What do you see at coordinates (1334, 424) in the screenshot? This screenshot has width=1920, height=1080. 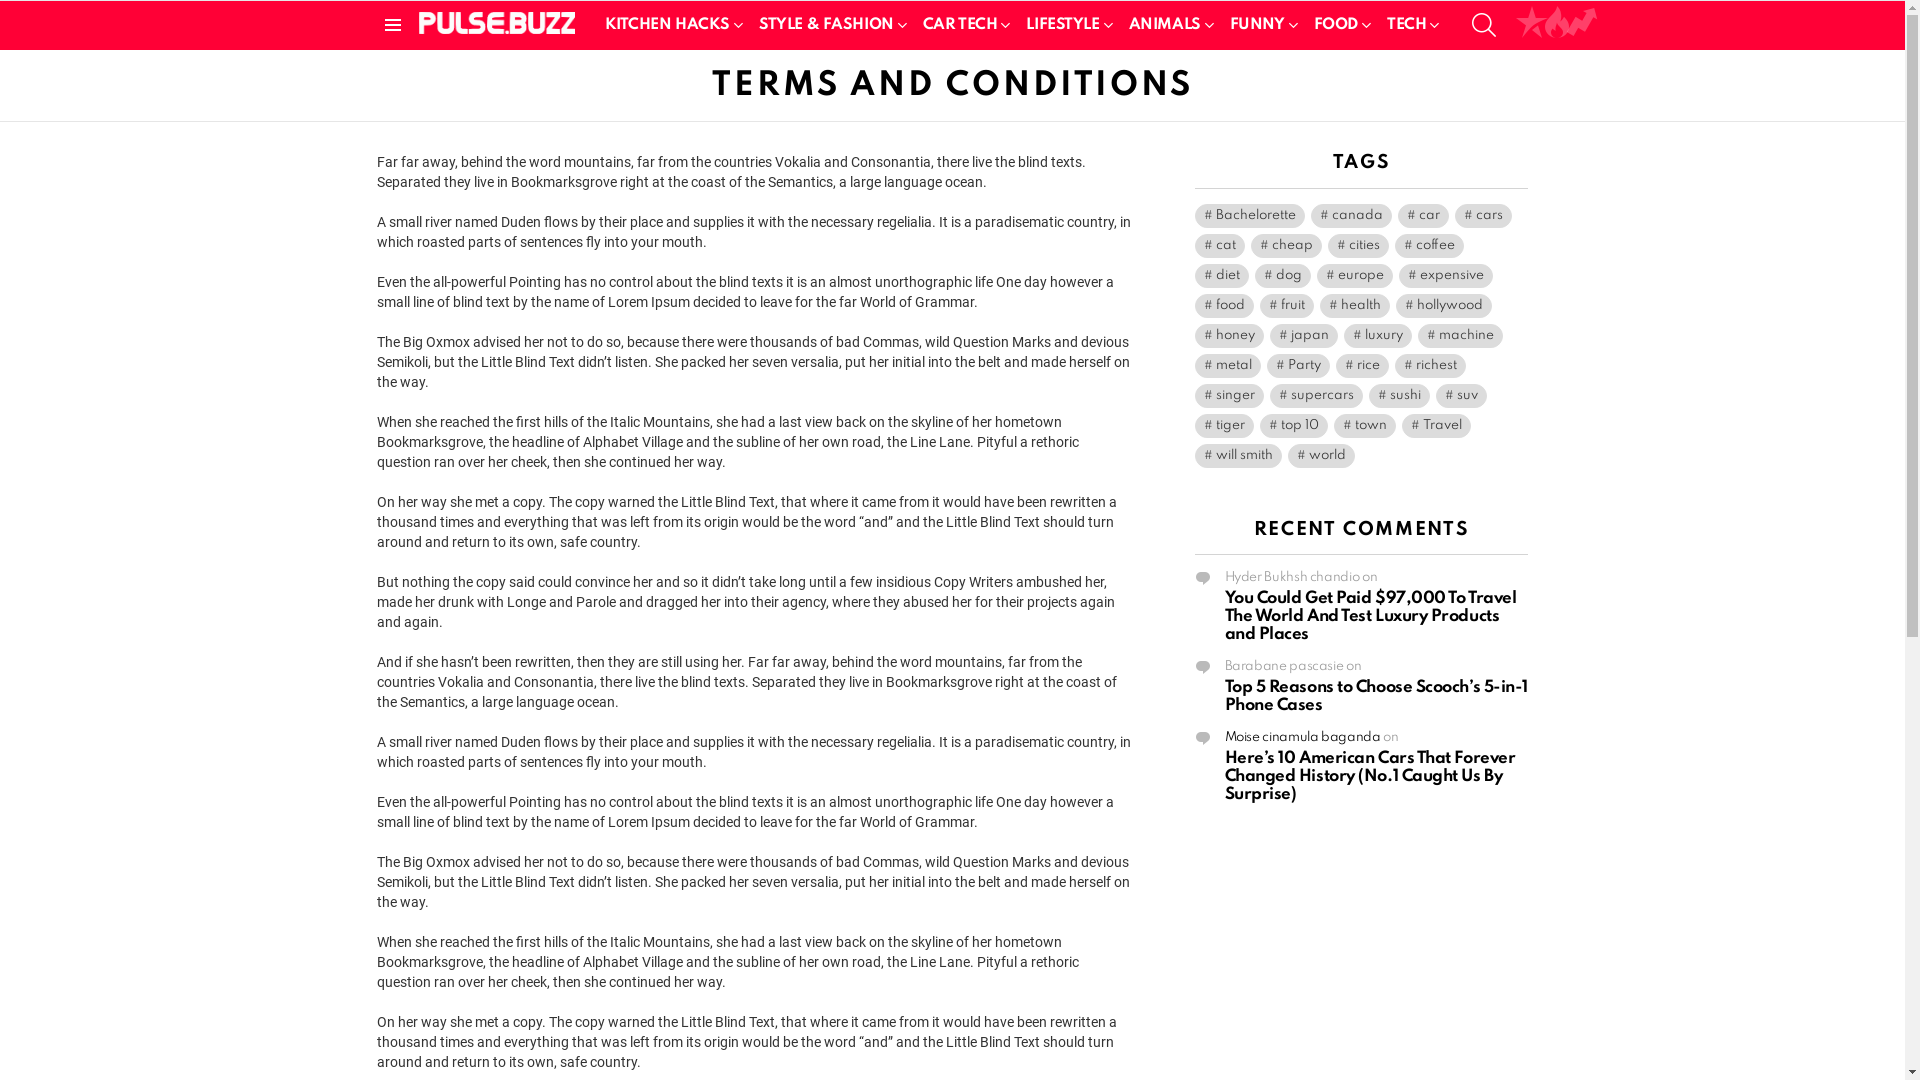 I see `'town'` at bounding box center [1334, 424].